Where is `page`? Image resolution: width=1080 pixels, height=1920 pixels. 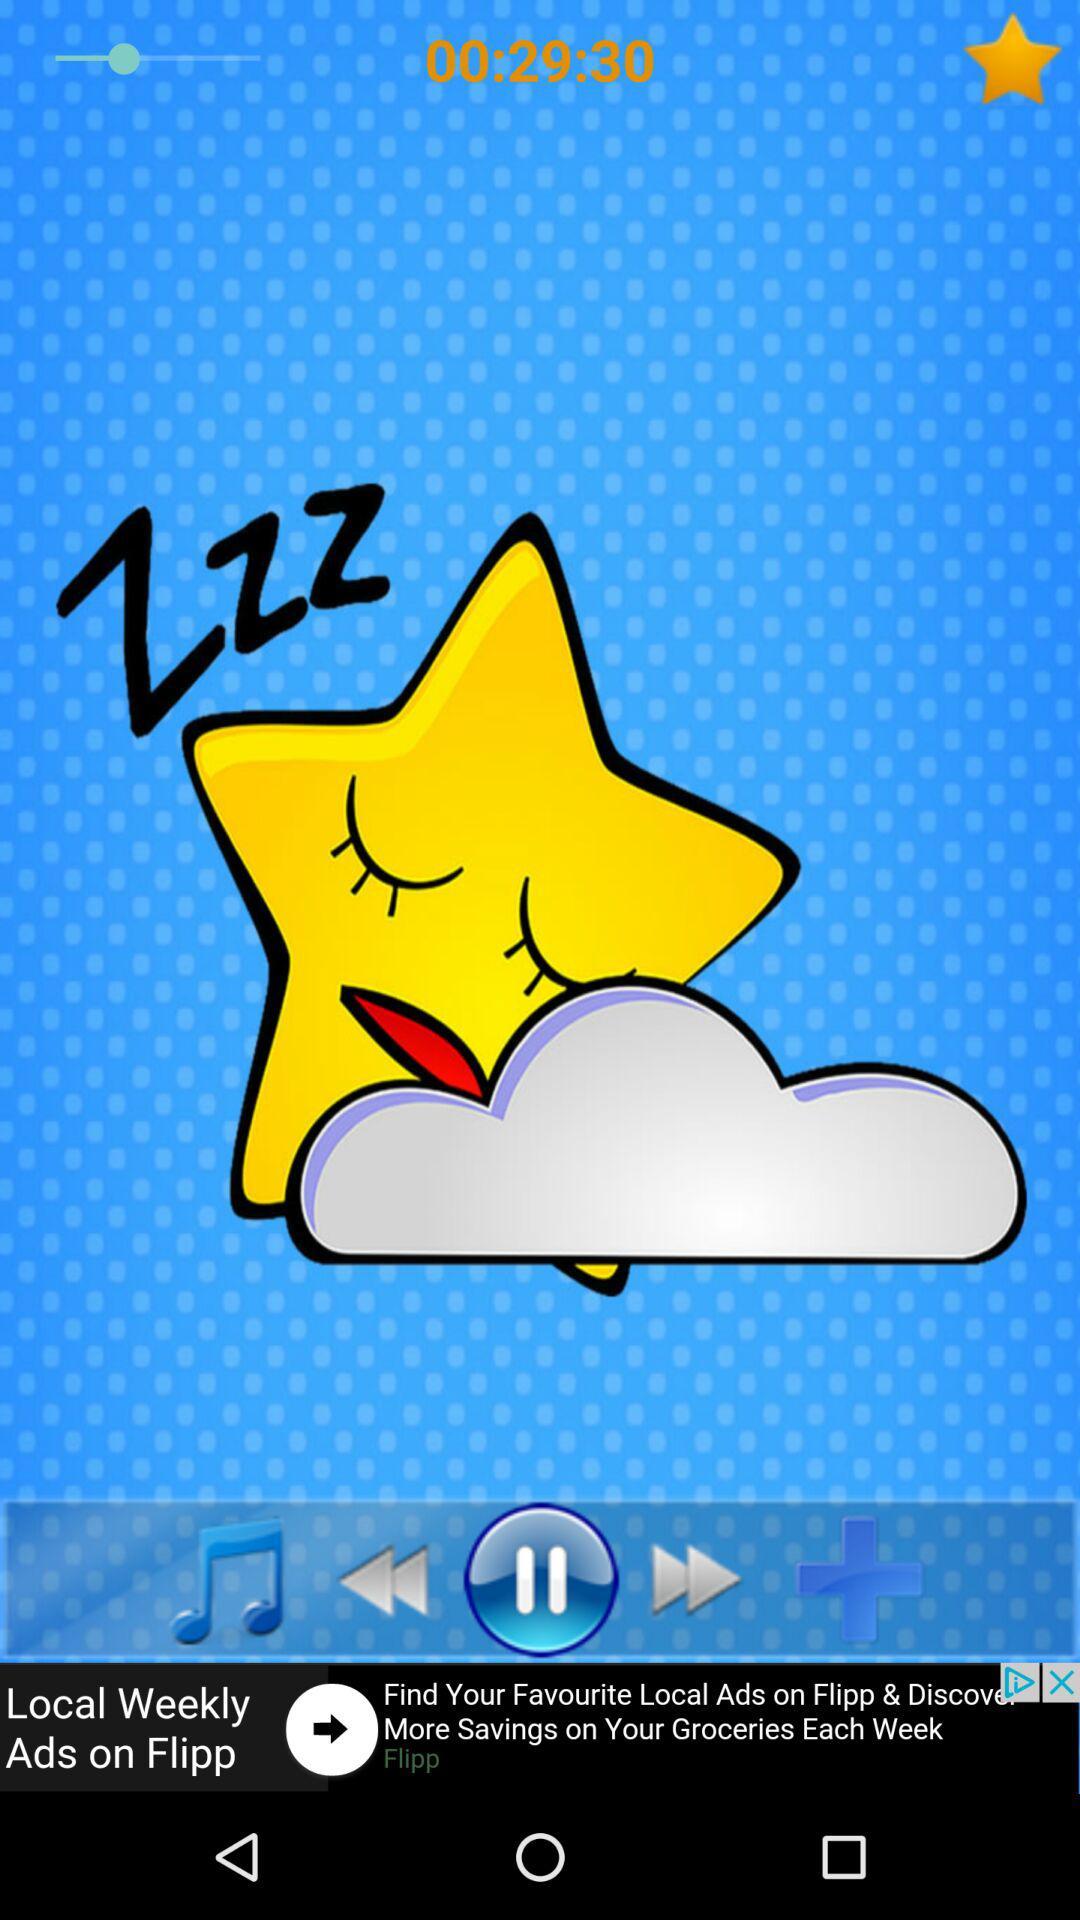
page is located at coordinates (874, 1577).